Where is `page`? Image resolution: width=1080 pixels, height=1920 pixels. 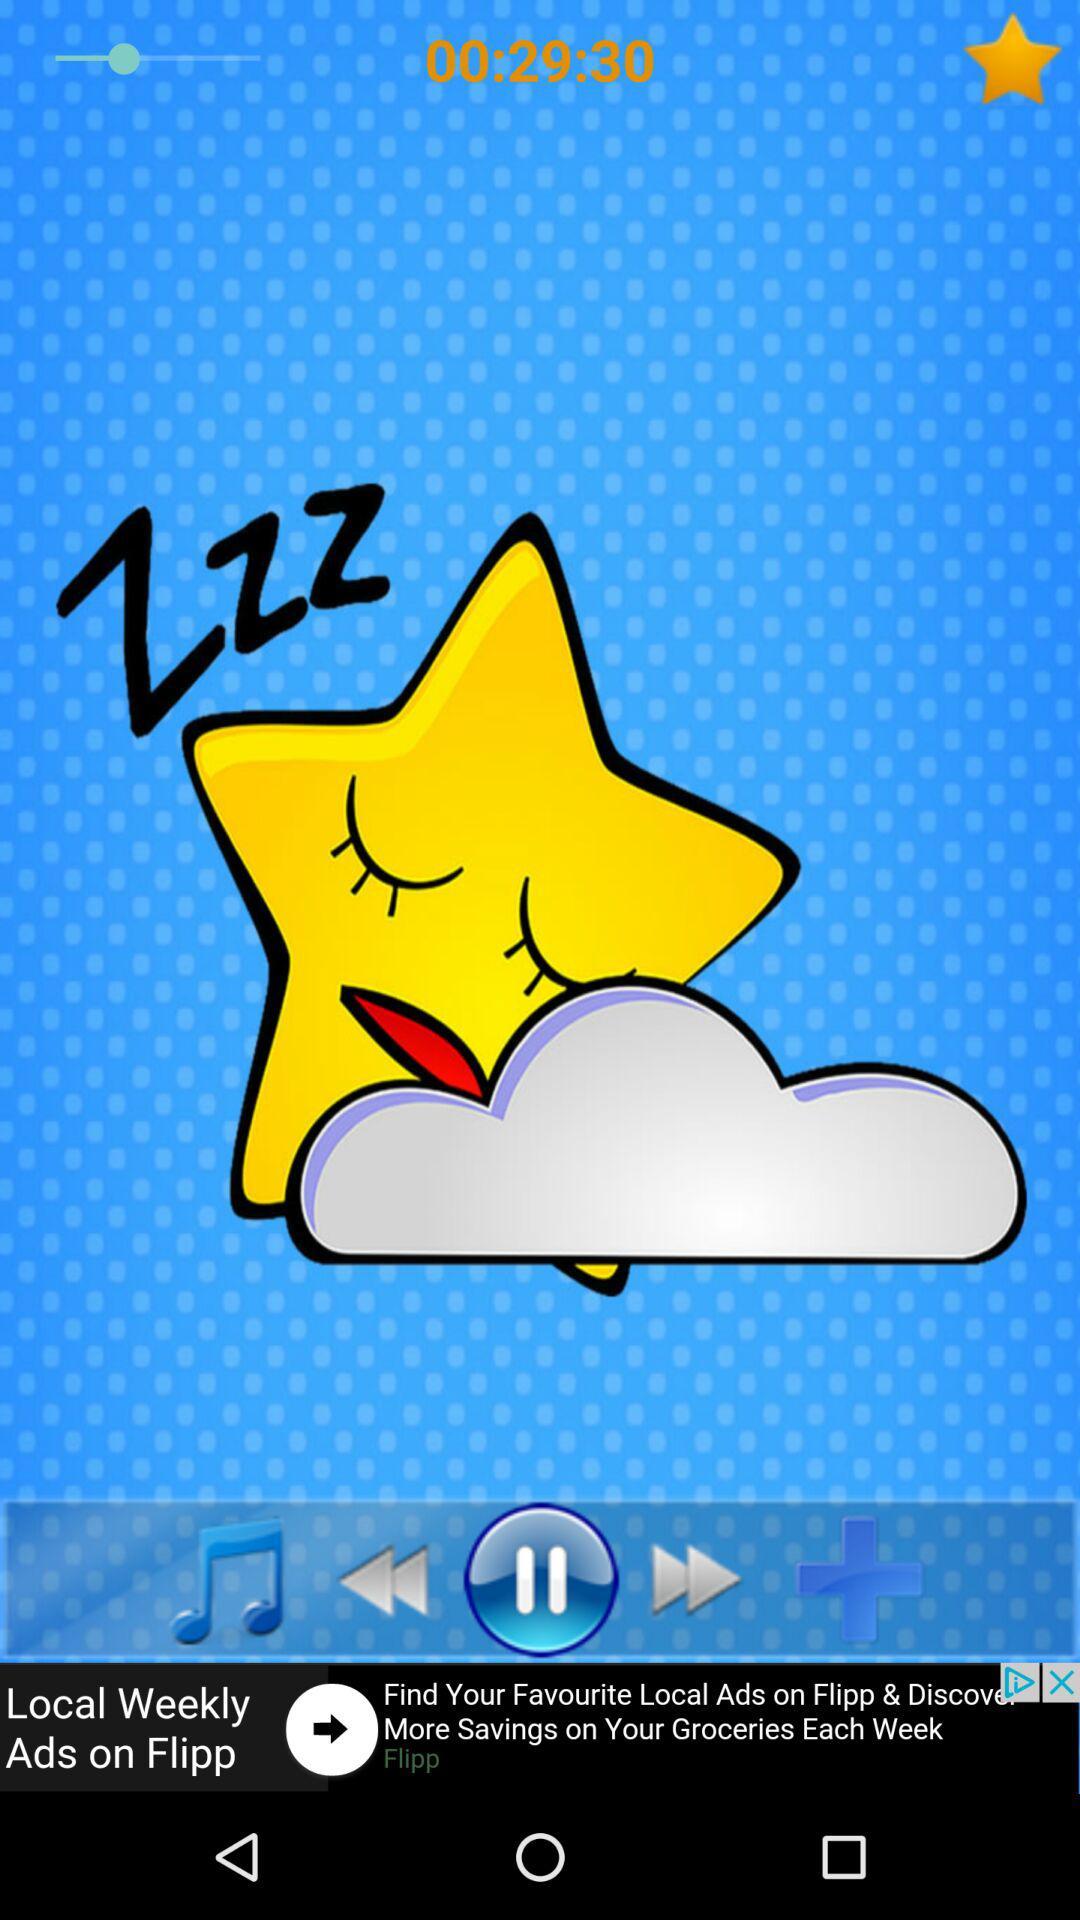
page is located at coordinates (874, 1577).